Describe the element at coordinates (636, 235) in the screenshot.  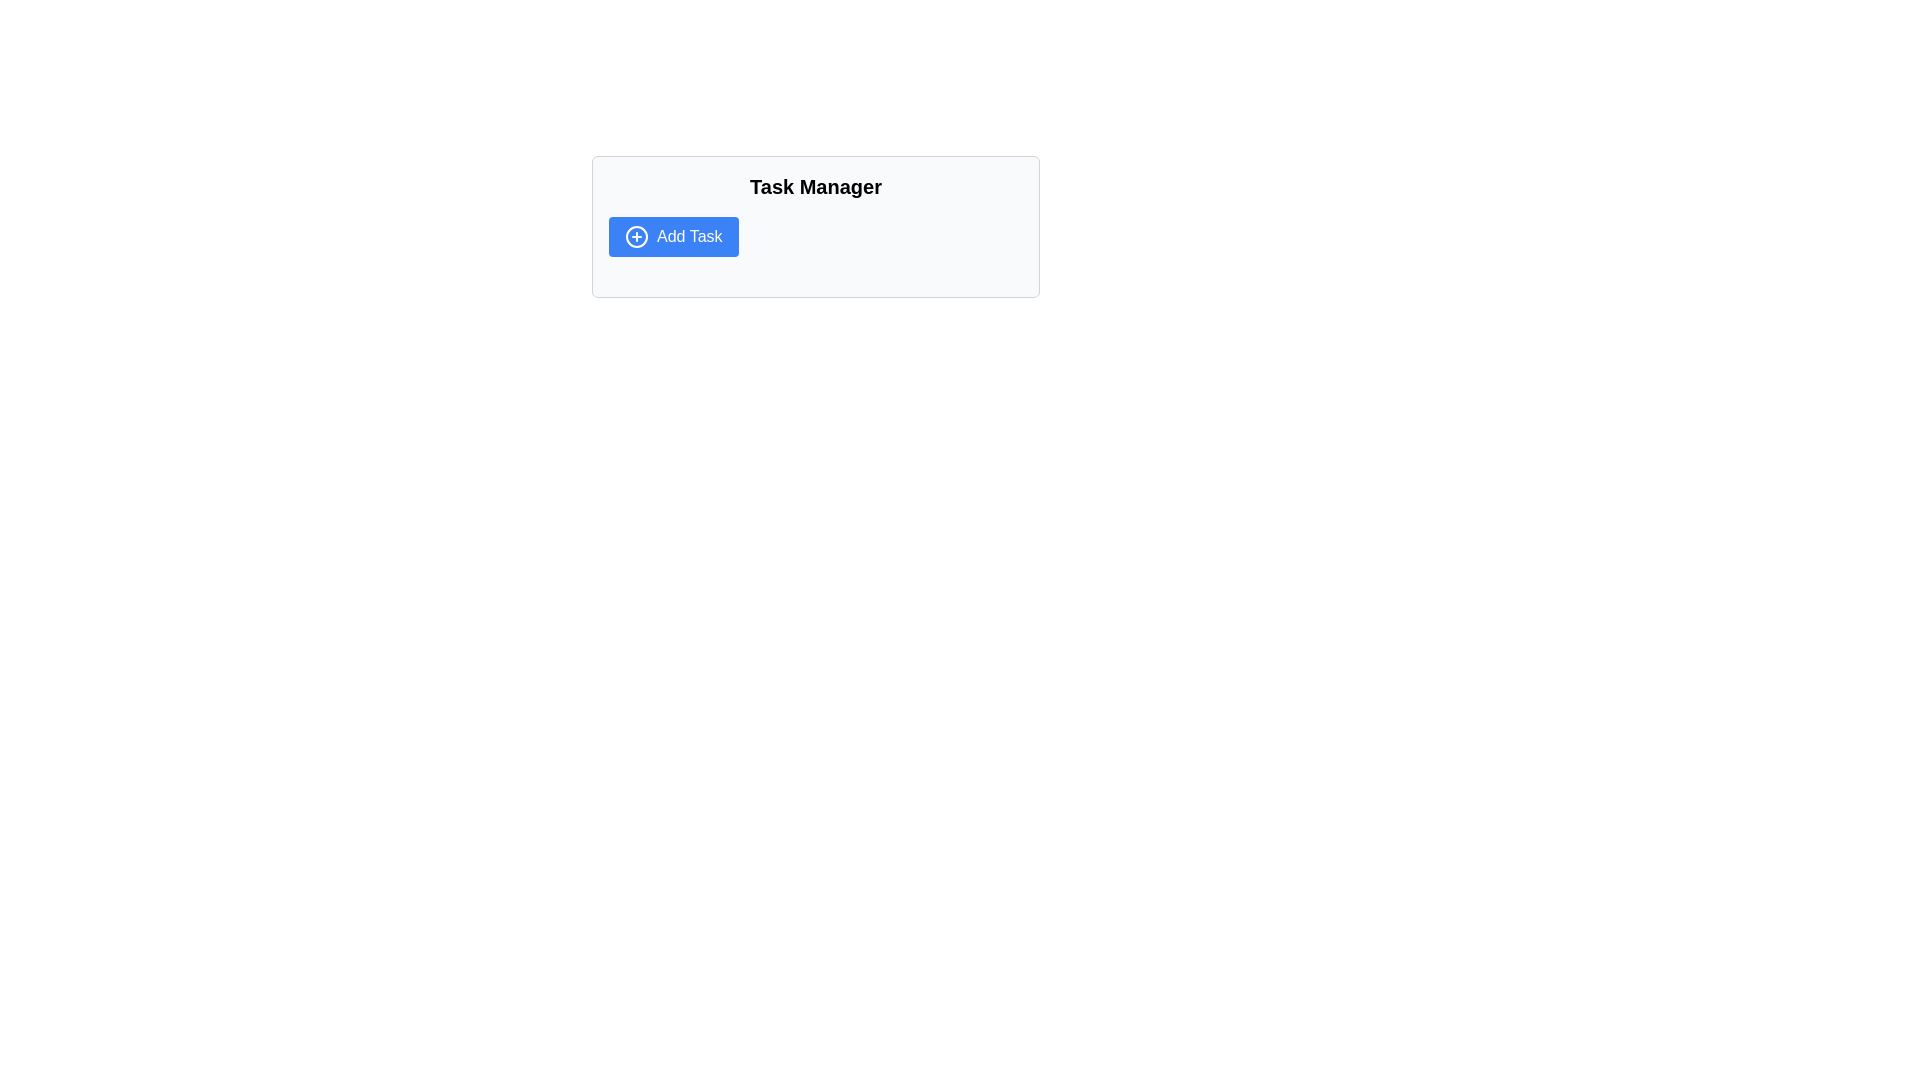
I see `the icon inside the 'Add Task' button located at the bottom-left section of the 'Task Manager' card` at that location.